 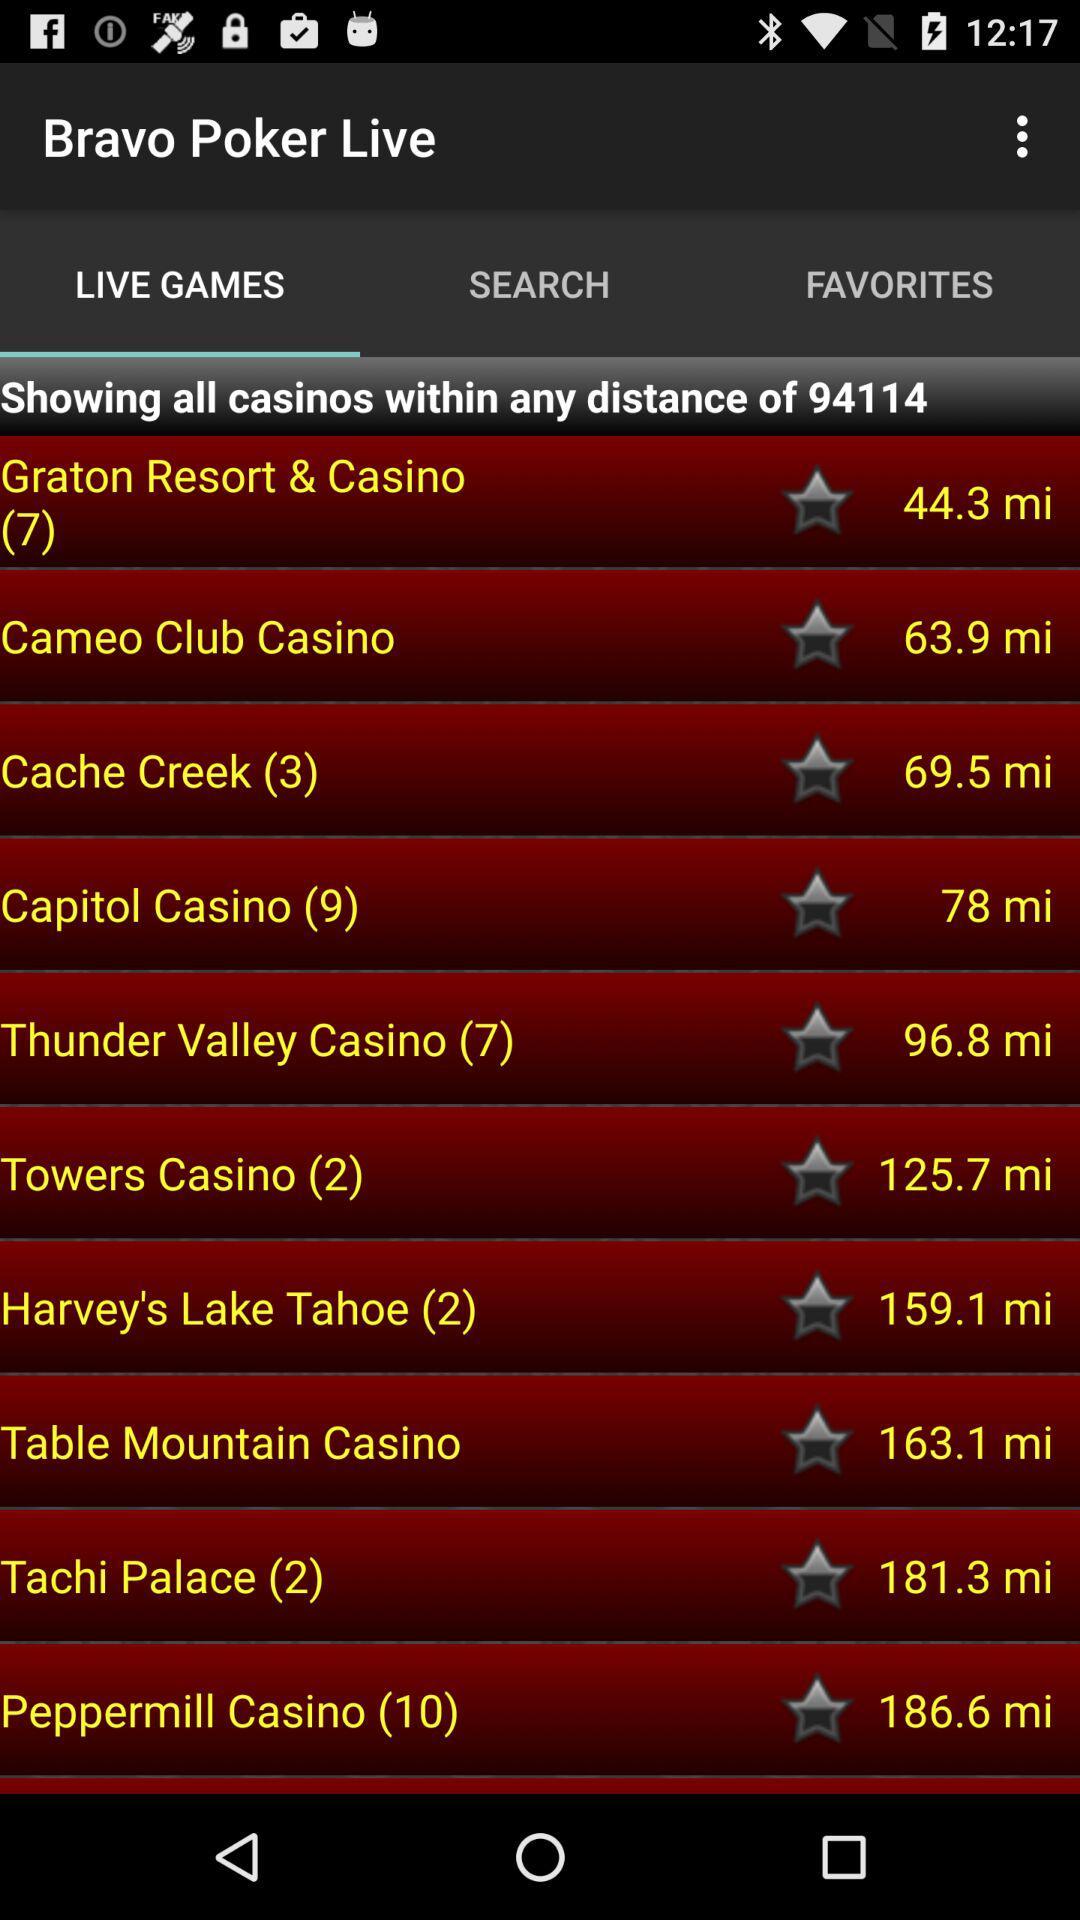 I want to click on the option which is beside live, so click(x=1027, y=136).